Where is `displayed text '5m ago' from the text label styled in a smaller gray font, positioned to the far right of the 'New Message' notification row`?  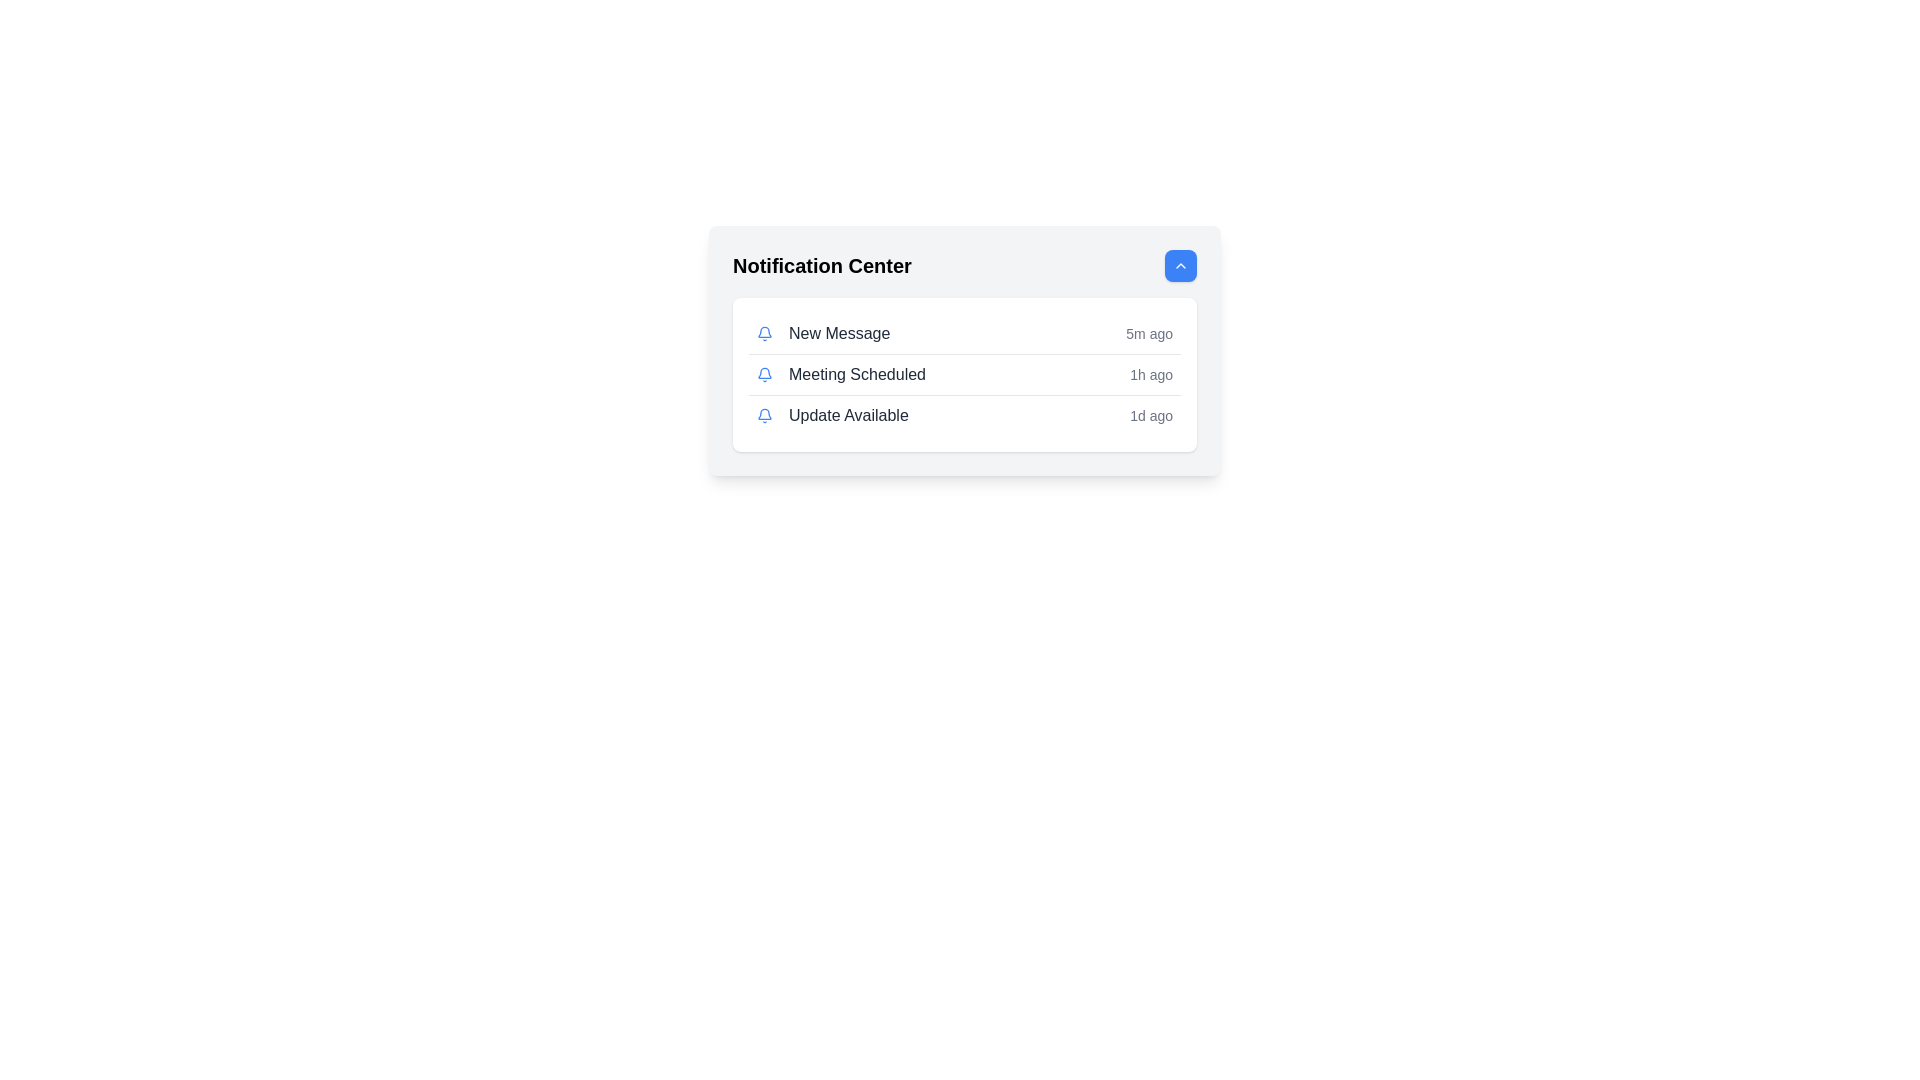
displayed text '5m ago' from the text label styled in a smaller gray font, positioned to the far right of the 'New Message' notification row is located at coordinates (1149, 333).